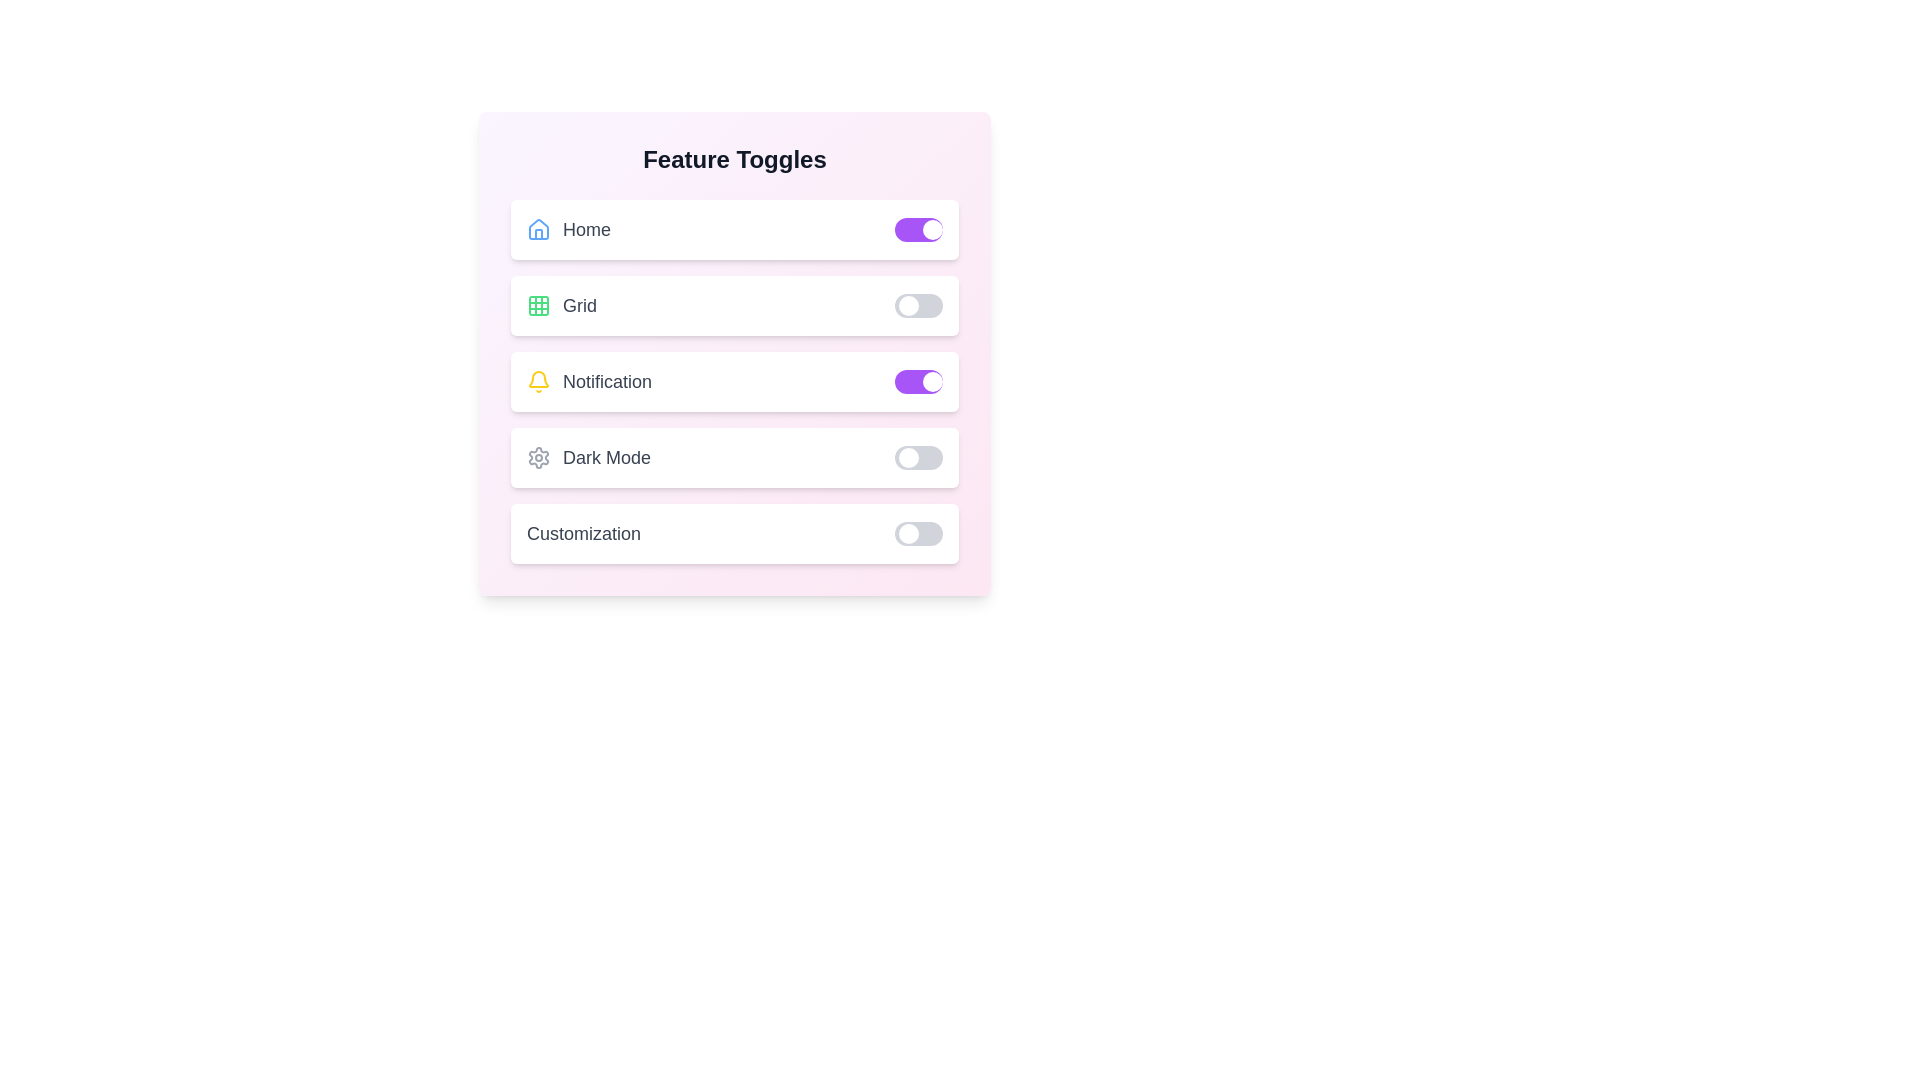 The image size is (1920, 1080). I want to click on the small circular toggle handle within the Dark Mode switch interface, so click(907, 458).